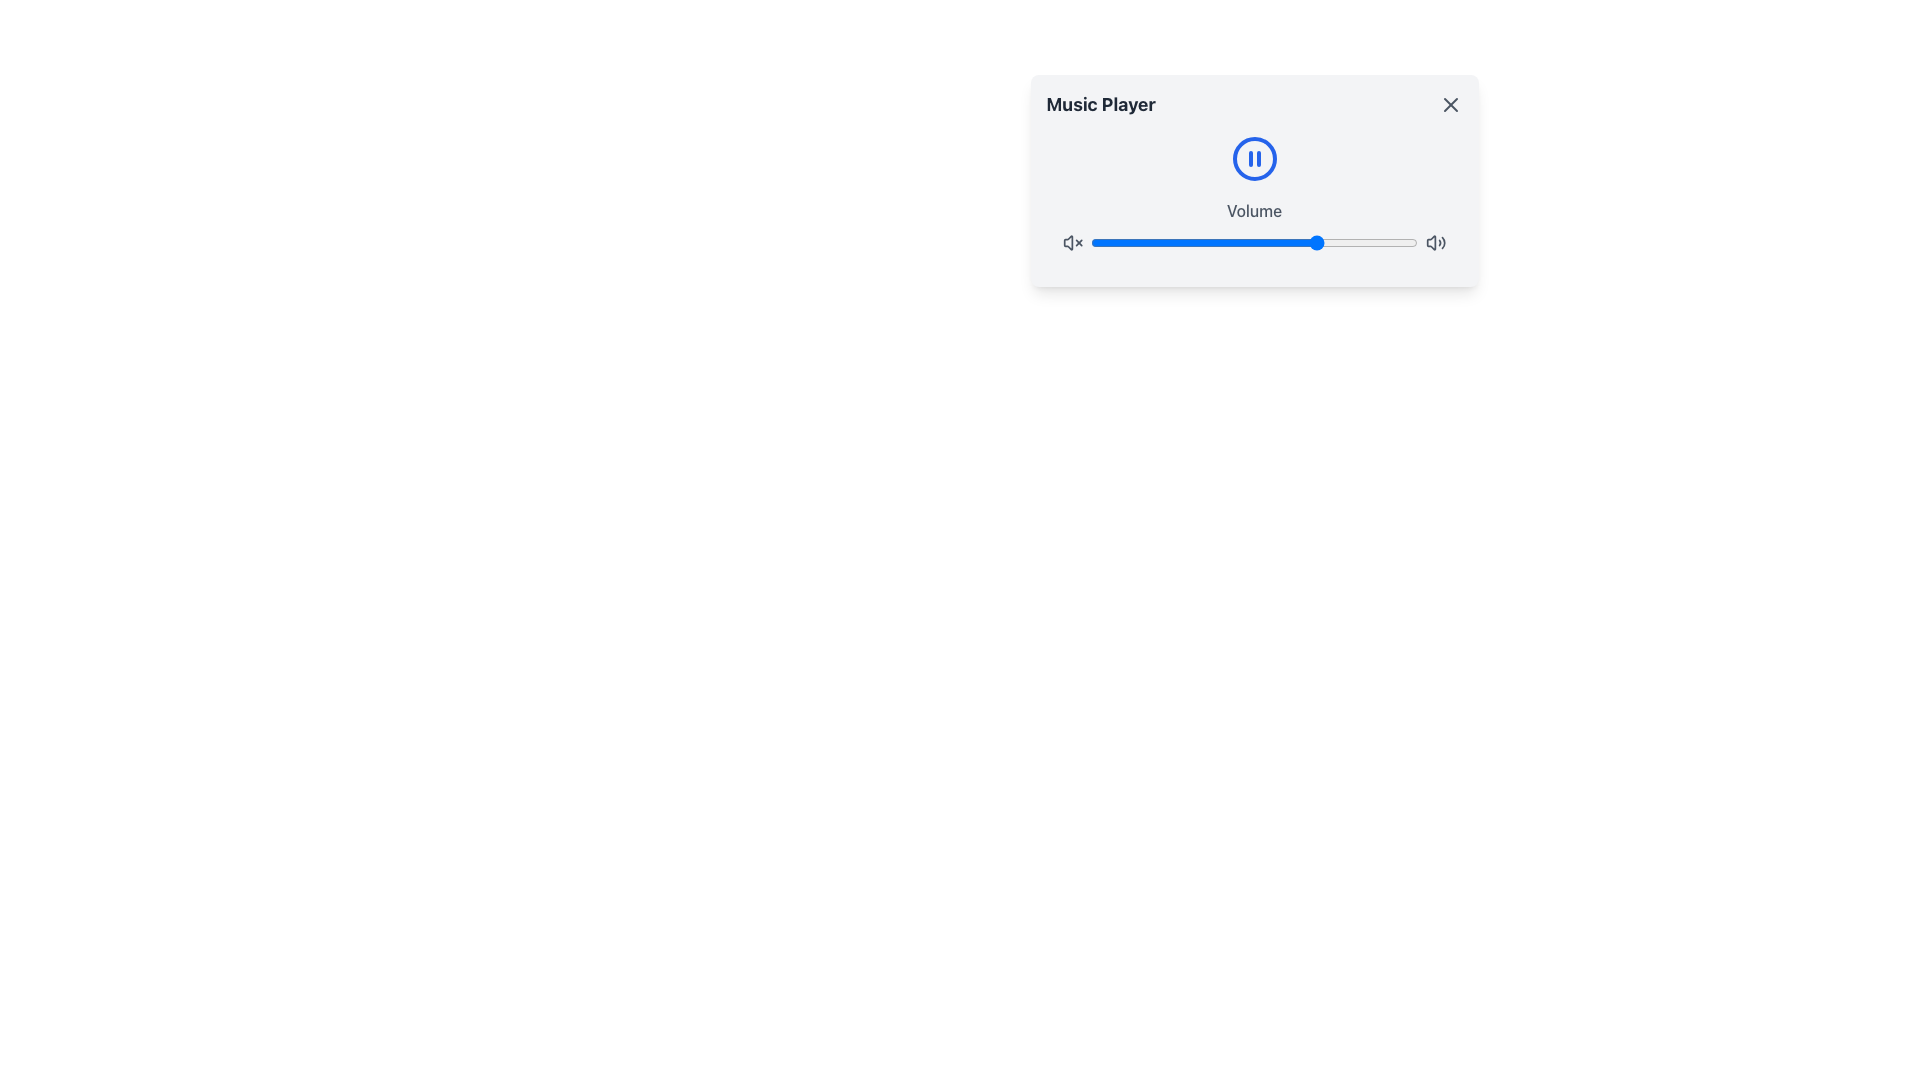 This screenshot has height=1080, width=1920. I want to click on the volume slider, so click(1106, 242).